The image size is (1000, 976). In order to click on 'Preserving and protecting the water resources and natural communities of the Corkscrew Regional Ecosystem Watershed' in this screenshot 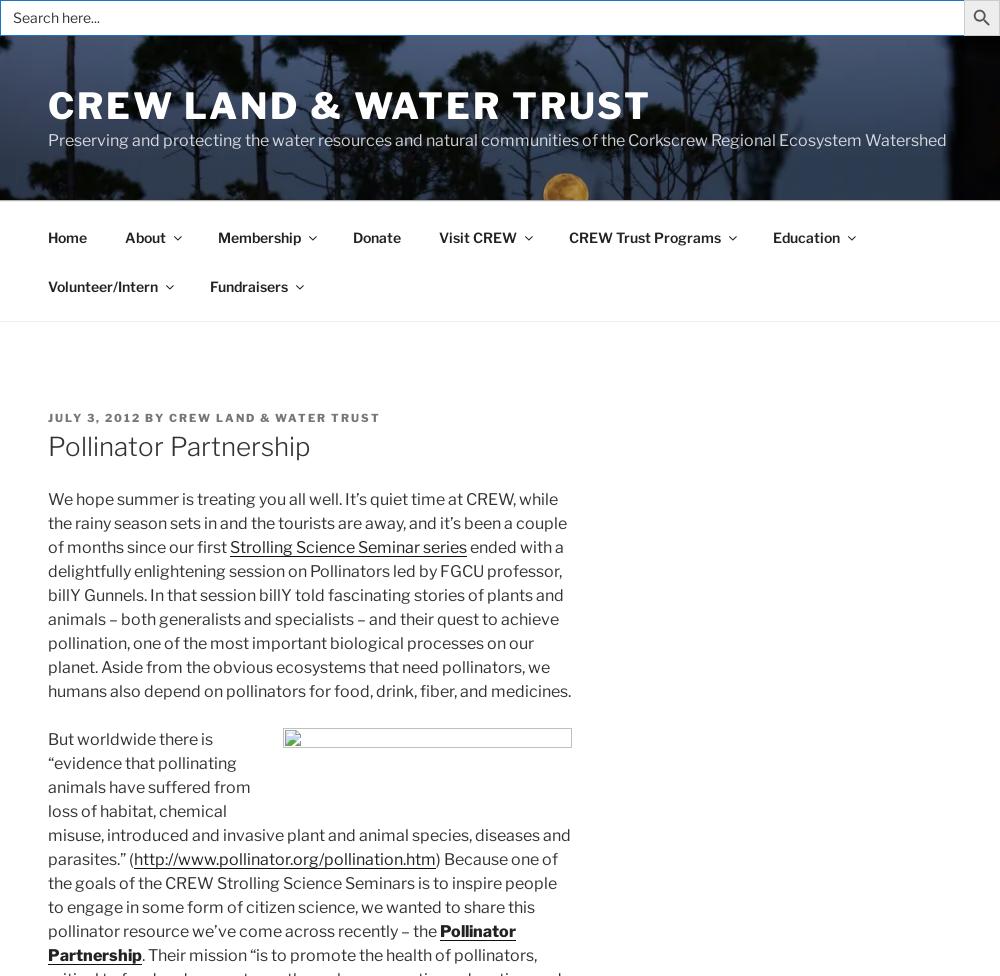, I will do `click(496, 139)`.